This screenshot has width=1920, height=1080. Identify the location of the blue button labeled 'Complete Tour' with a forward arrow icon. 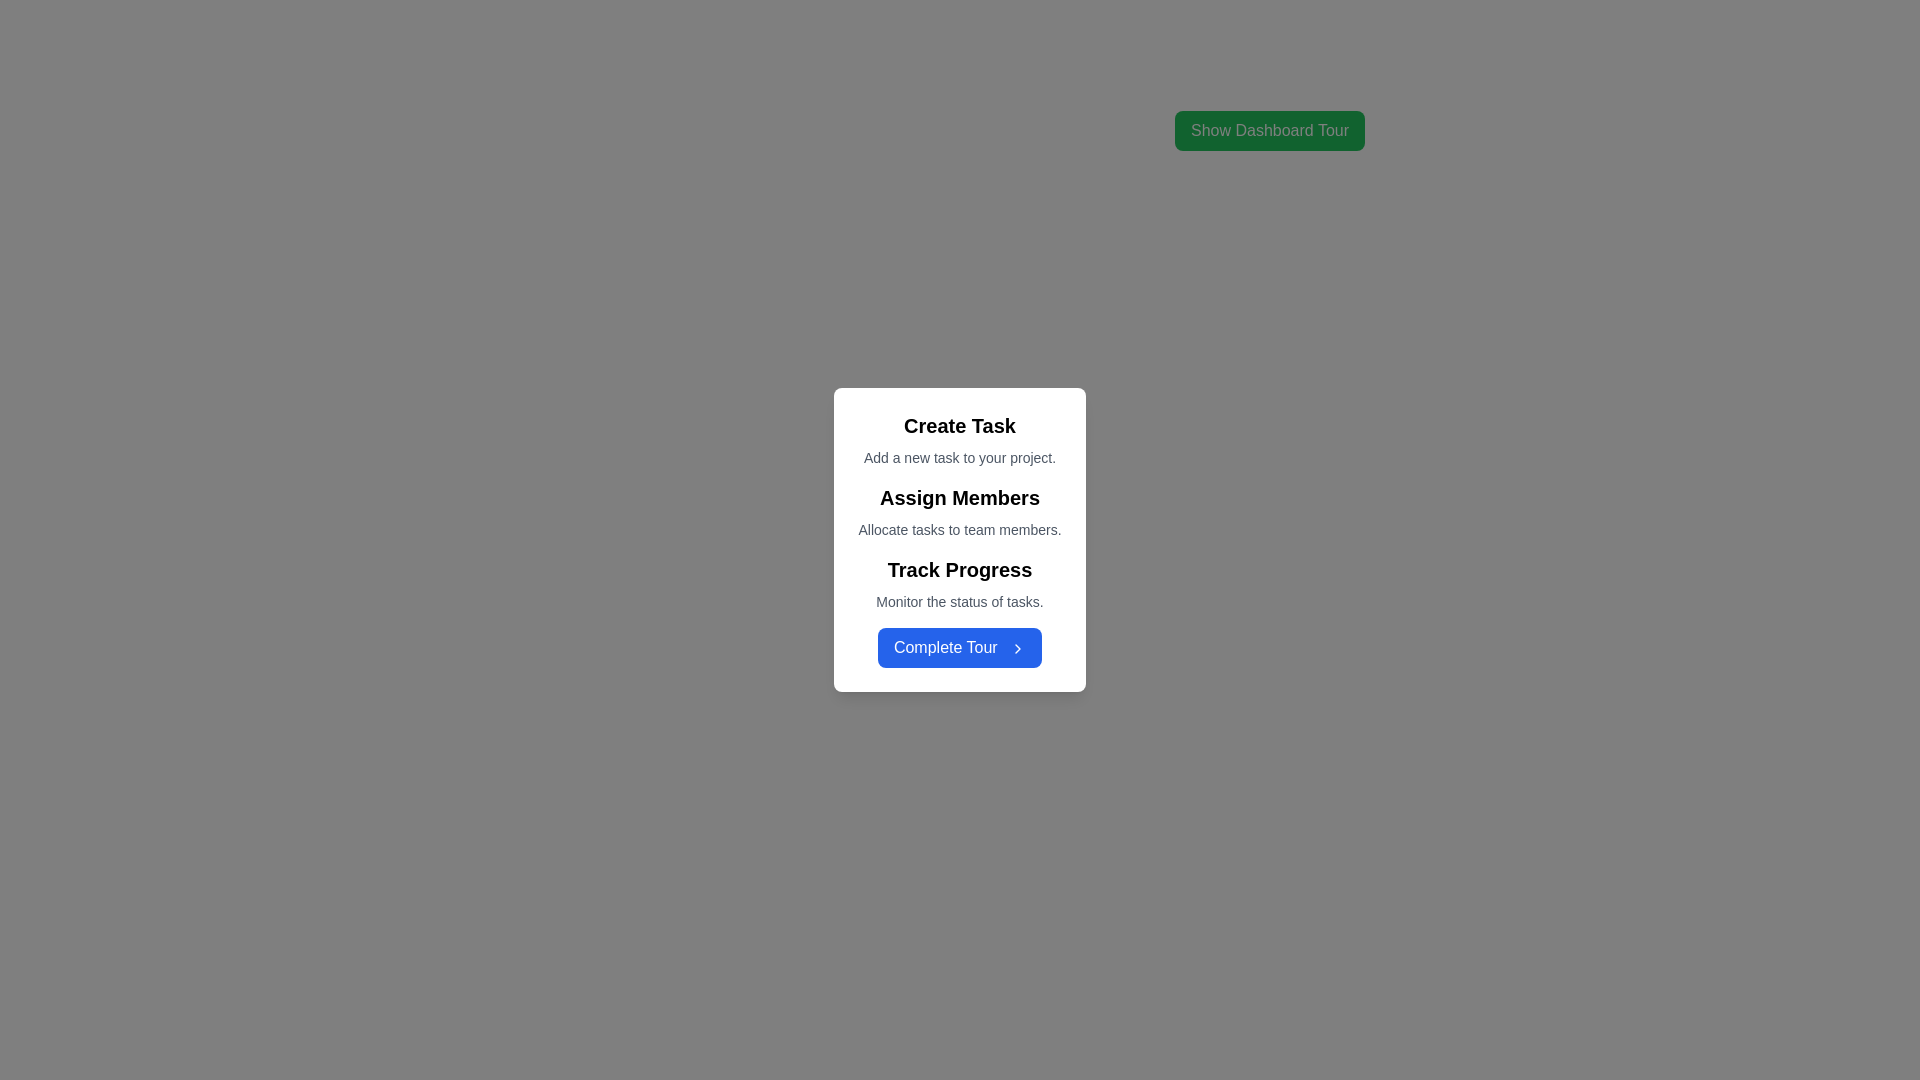
(960, 648).